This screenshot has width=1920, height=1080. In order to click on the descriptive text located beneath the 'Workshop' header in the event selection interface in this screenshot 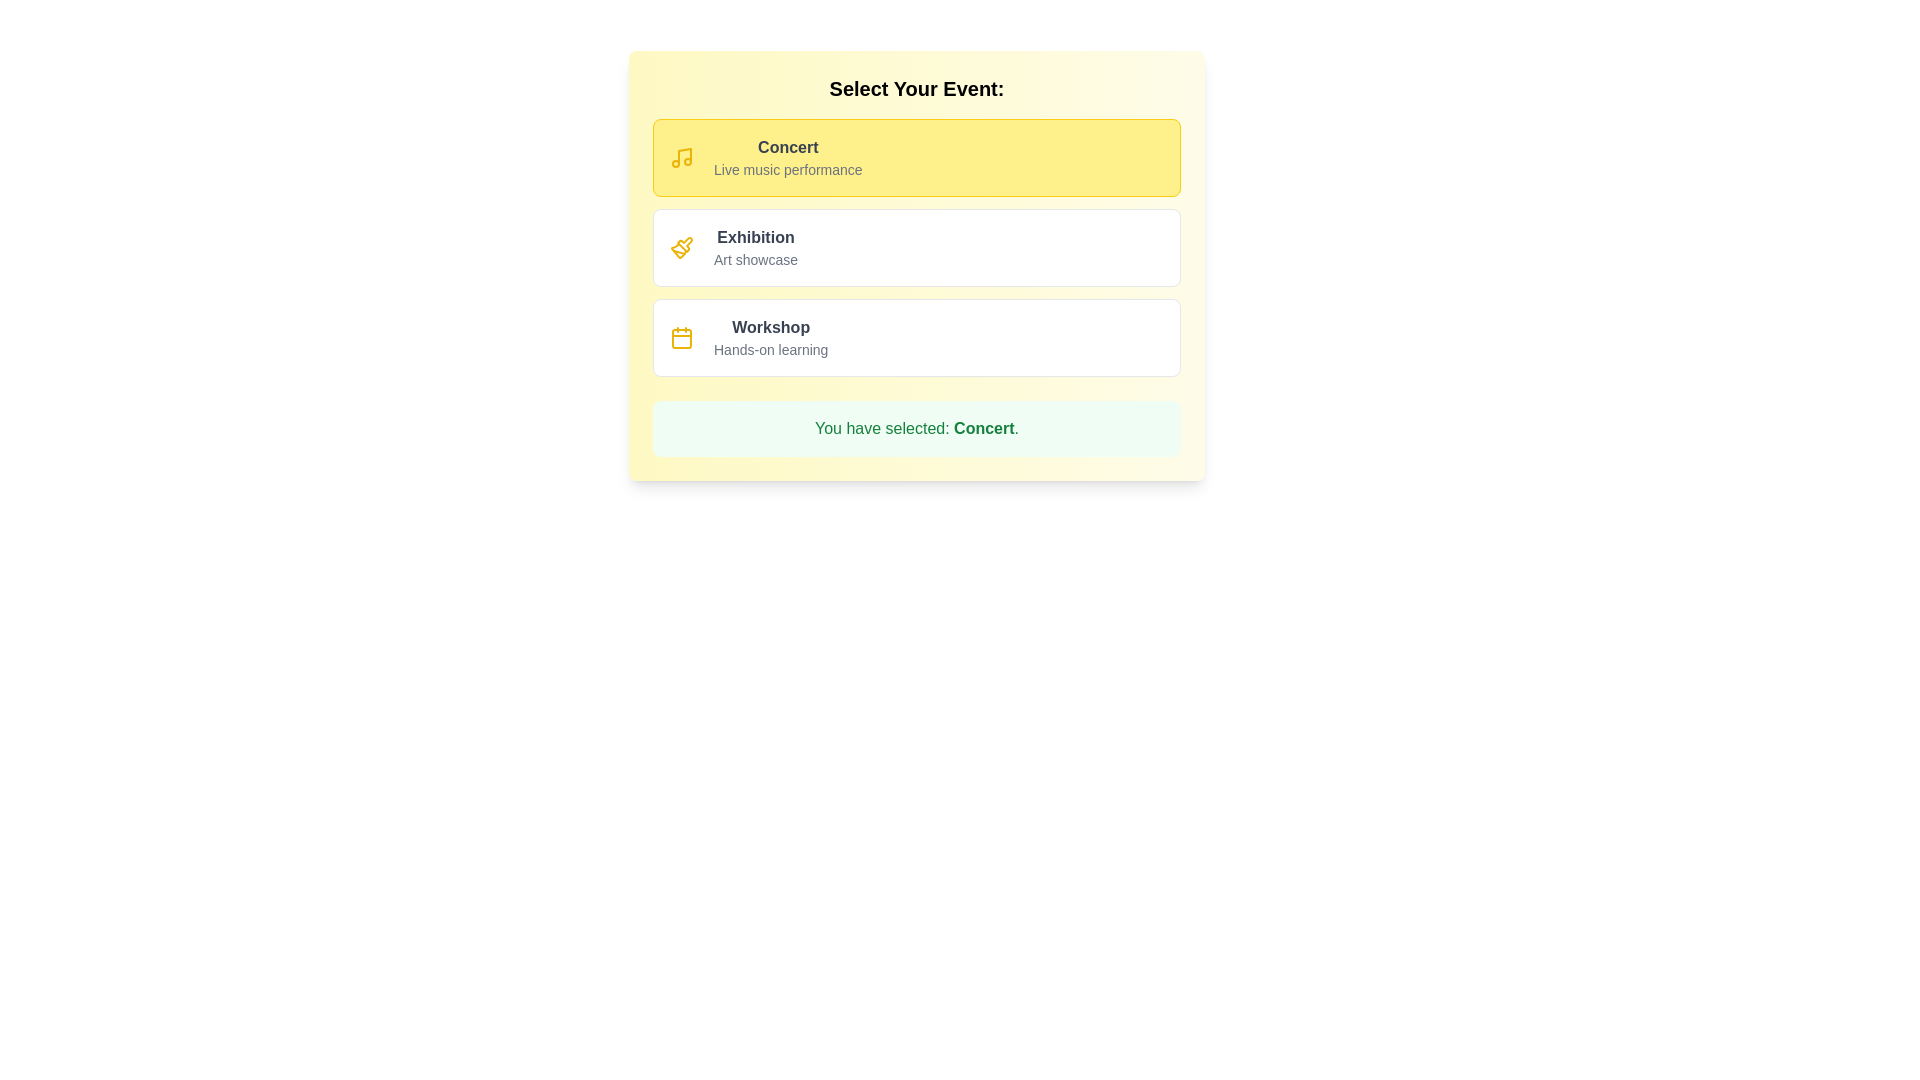, I will do `click(770, 349)`.